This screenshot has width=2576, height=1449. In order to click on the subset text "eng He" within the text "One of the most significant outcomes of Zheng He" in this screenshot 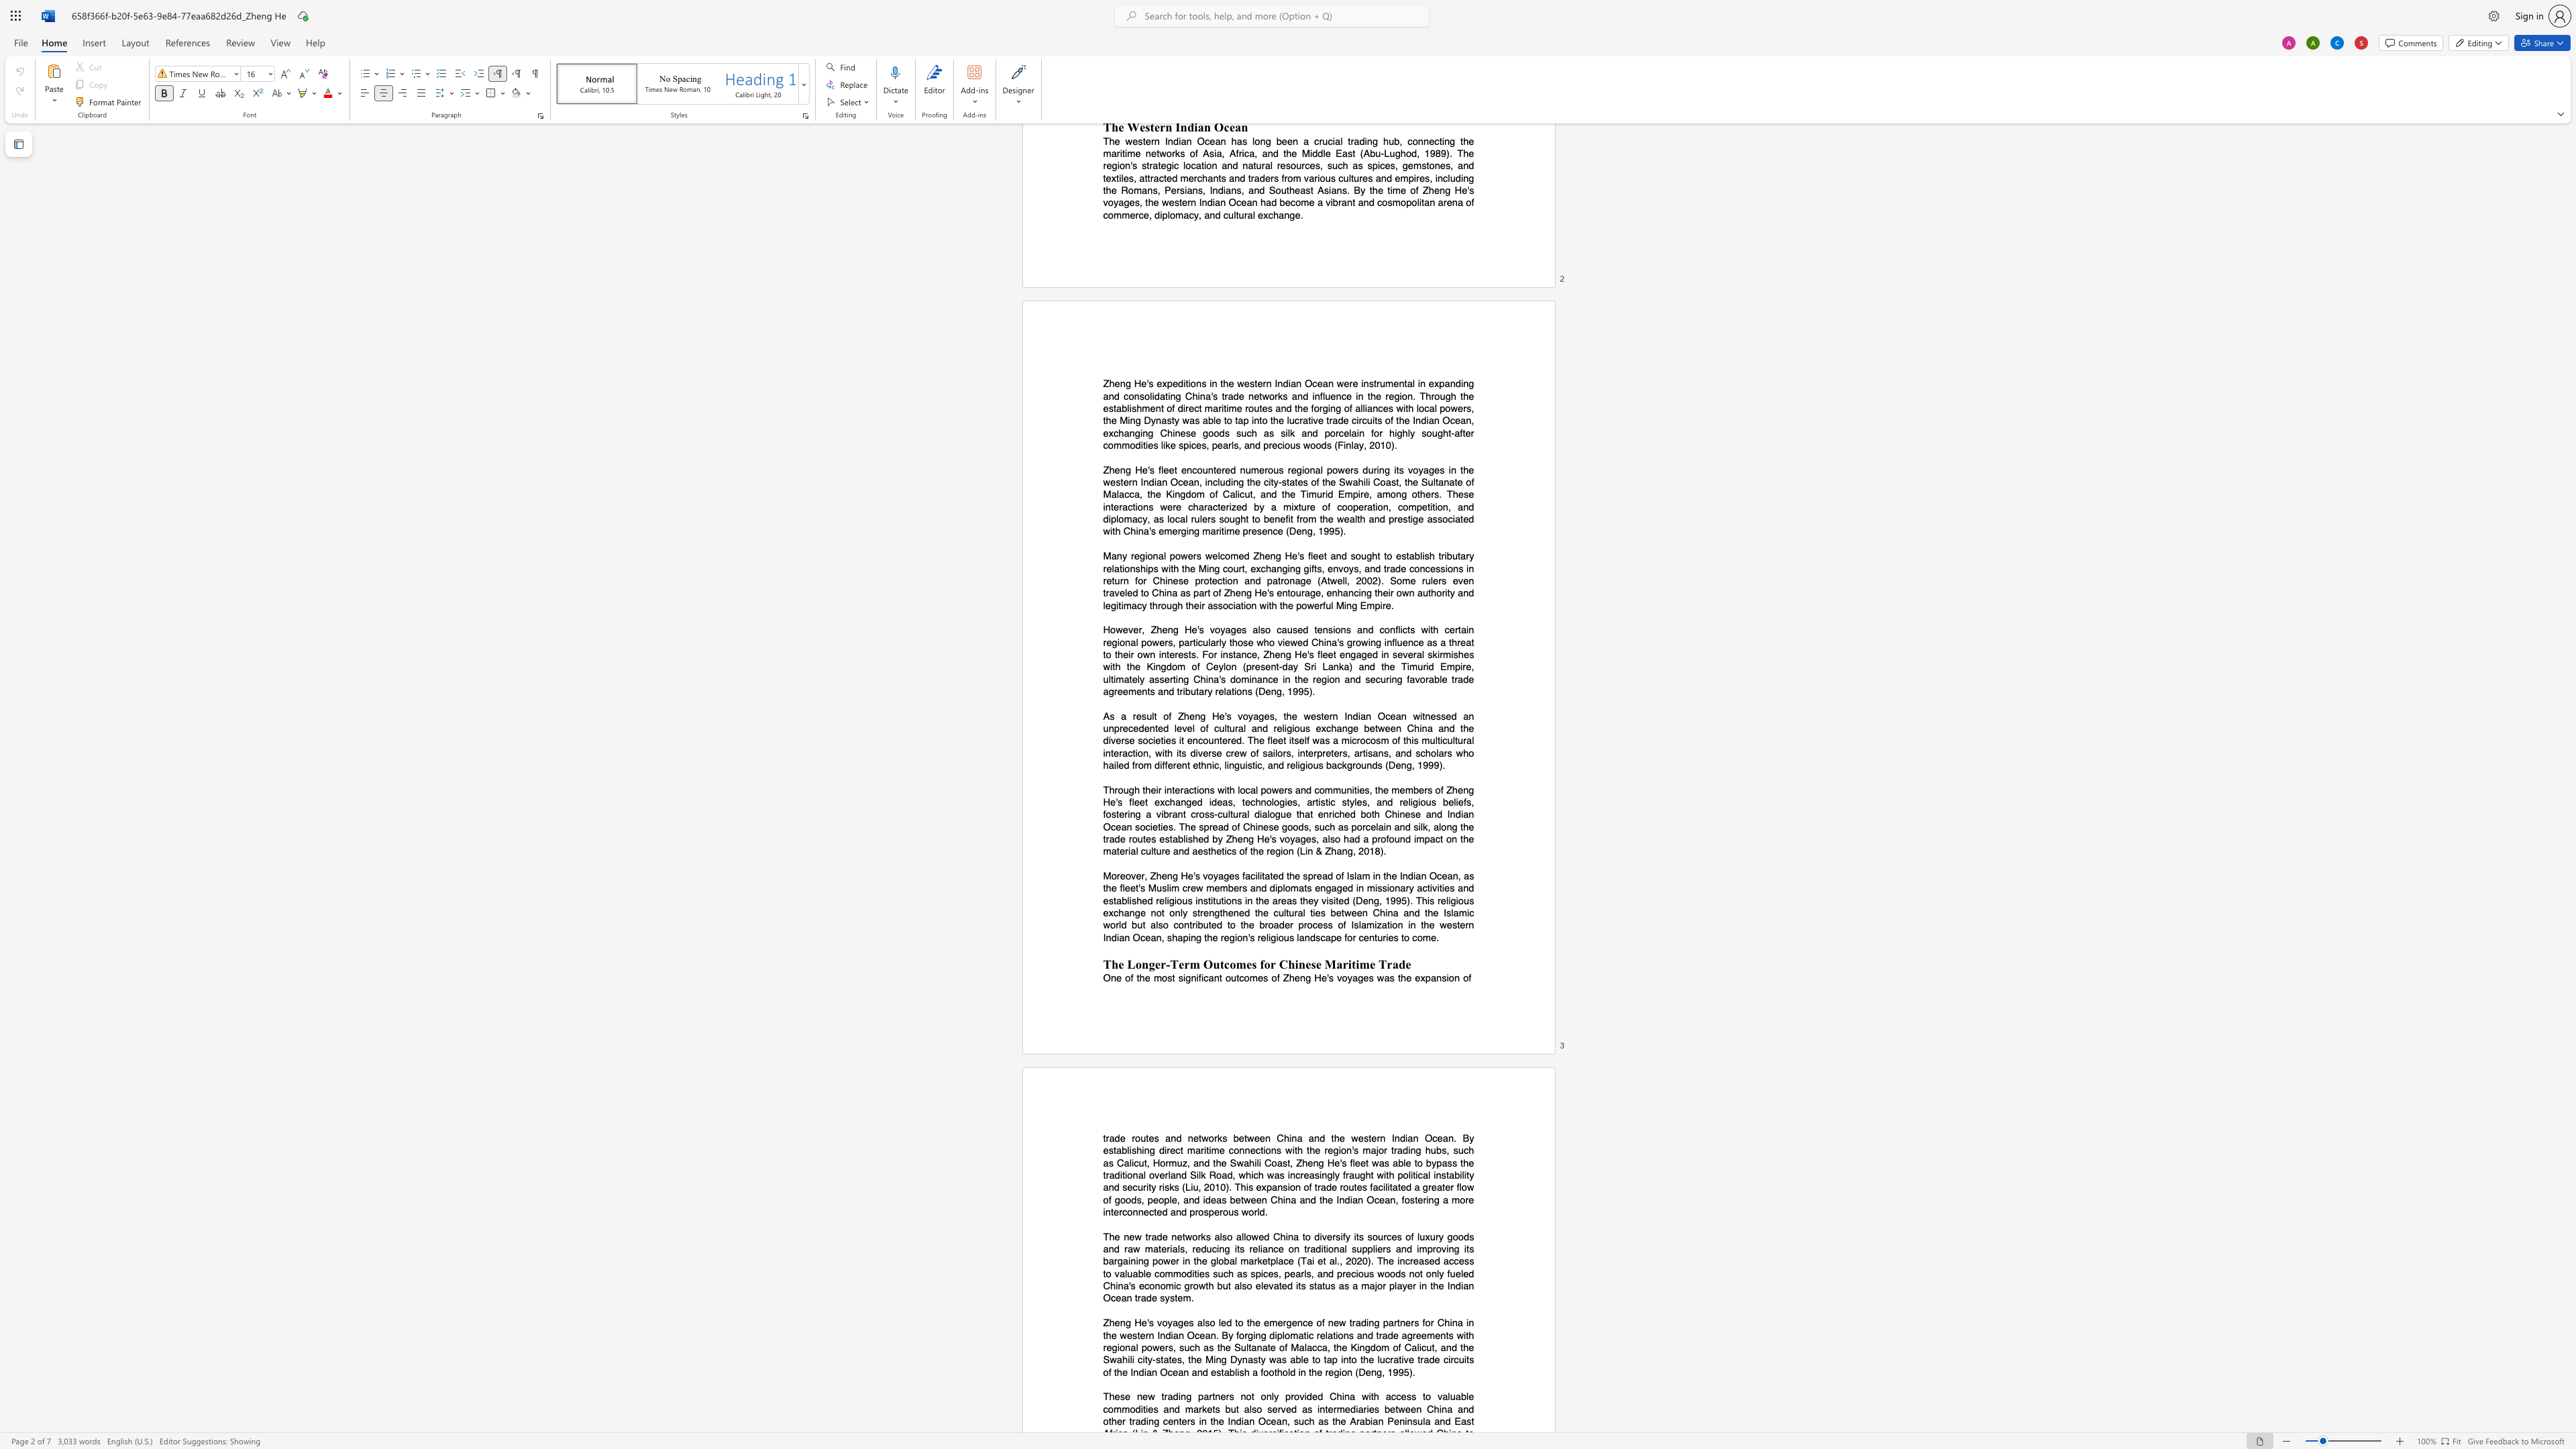, I will do `click(1293, 978)`.